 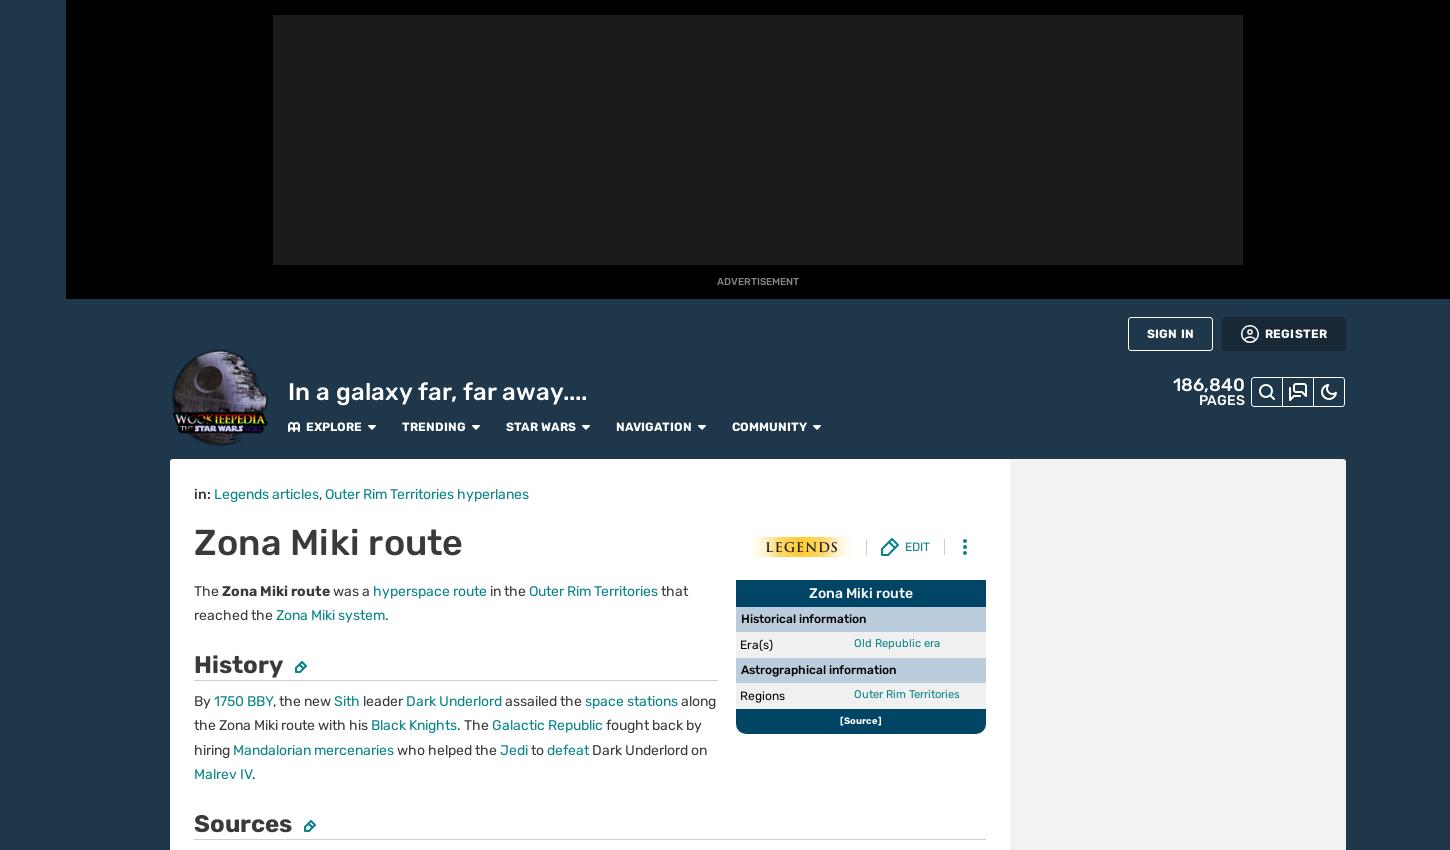 I want to click on '1', so click(x=242, y=690).